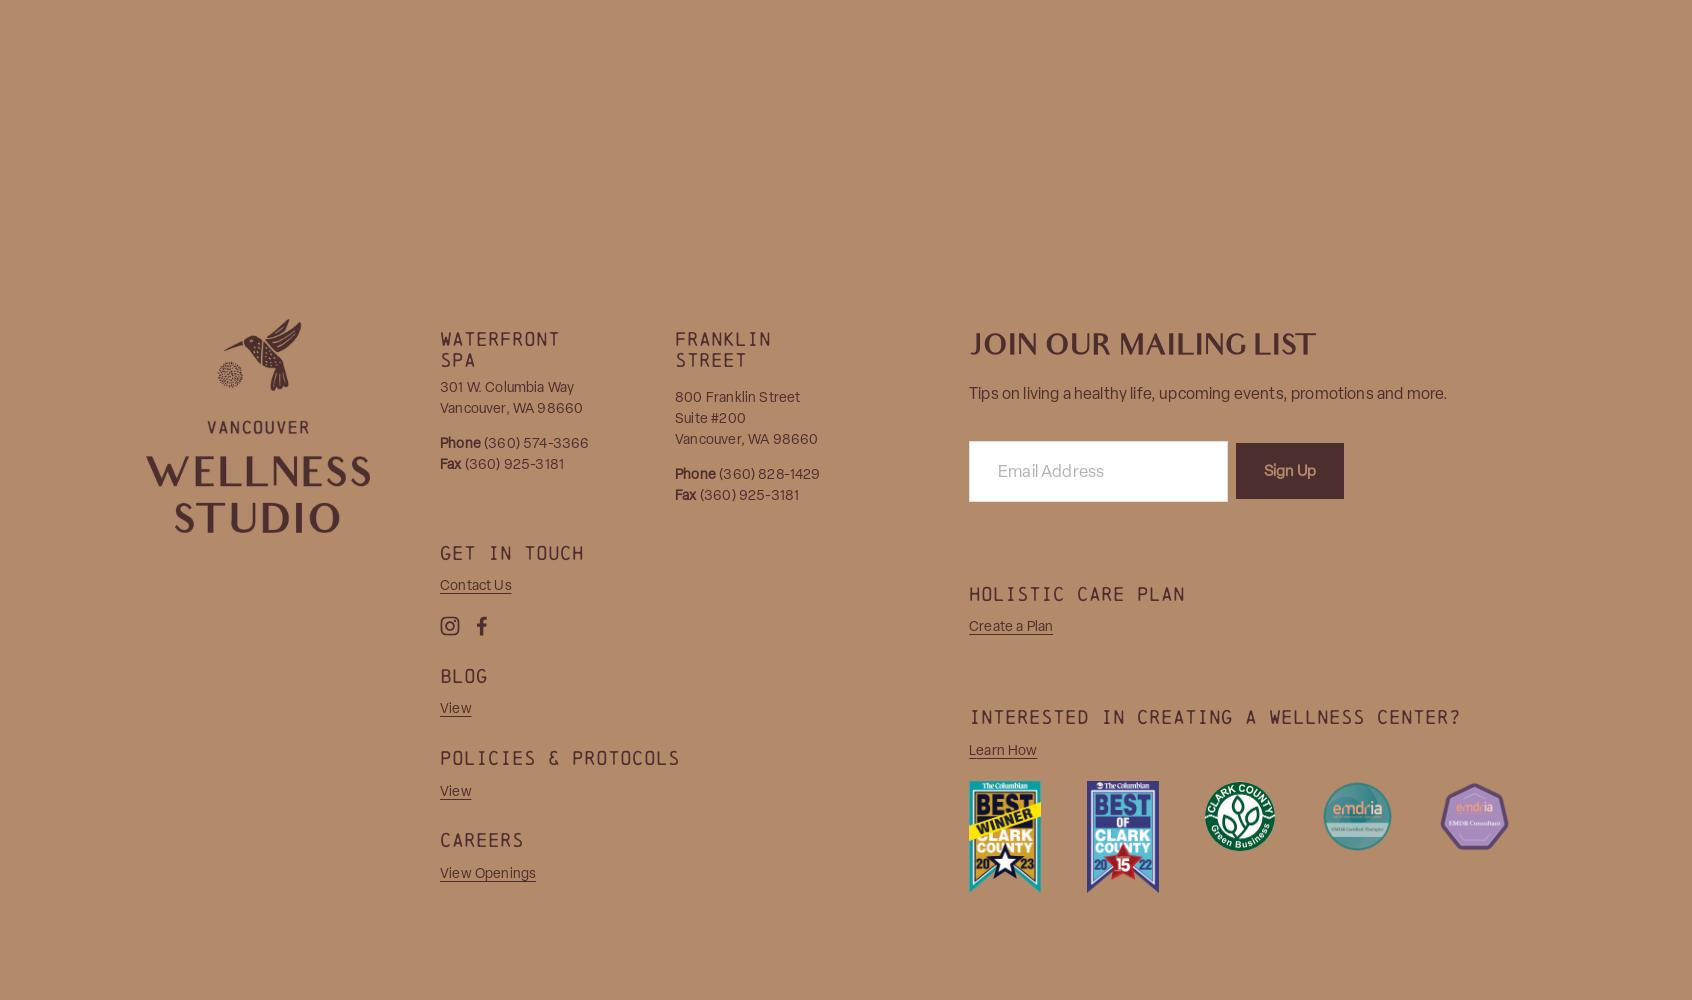 This screenshot has height=1000, width=1692. Describe the element at coordinates (975, 748) in the screenshot. I see `'earn How'` at that location.